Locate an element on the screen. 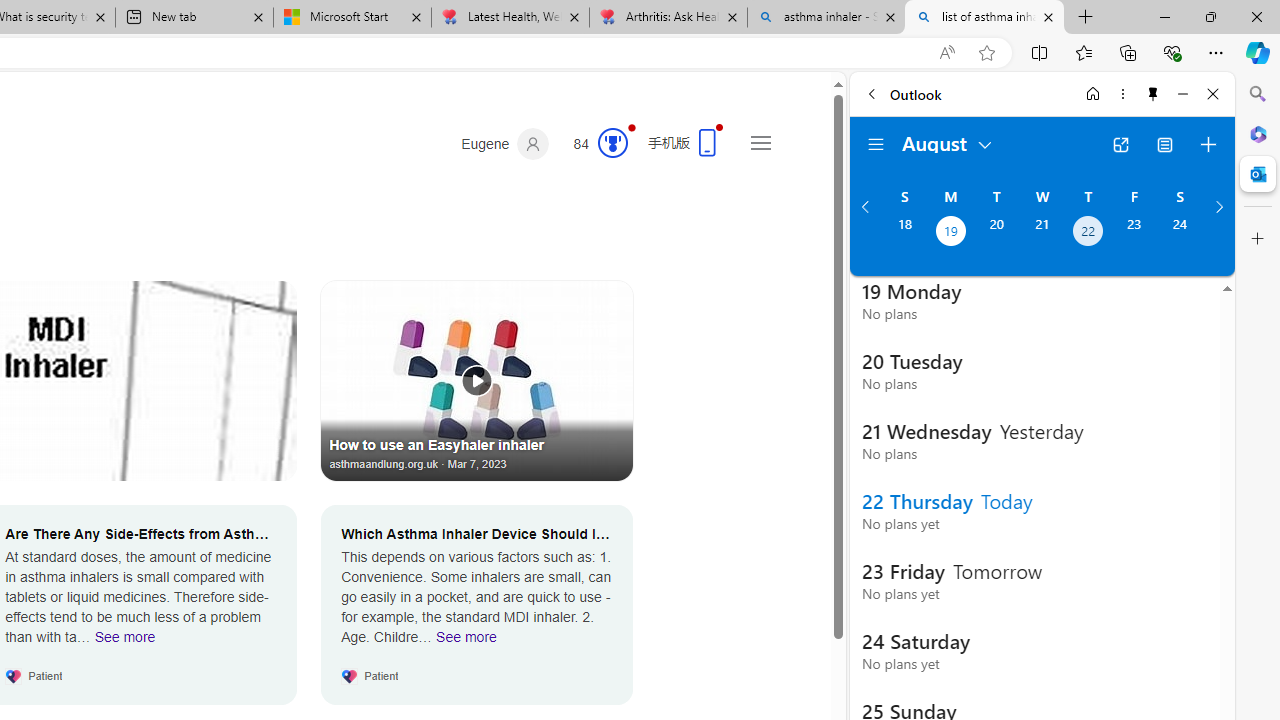 This screenshot has width=1280, height=720. 'AutomationID: rh_meter' is located at coordinates (612, 141).